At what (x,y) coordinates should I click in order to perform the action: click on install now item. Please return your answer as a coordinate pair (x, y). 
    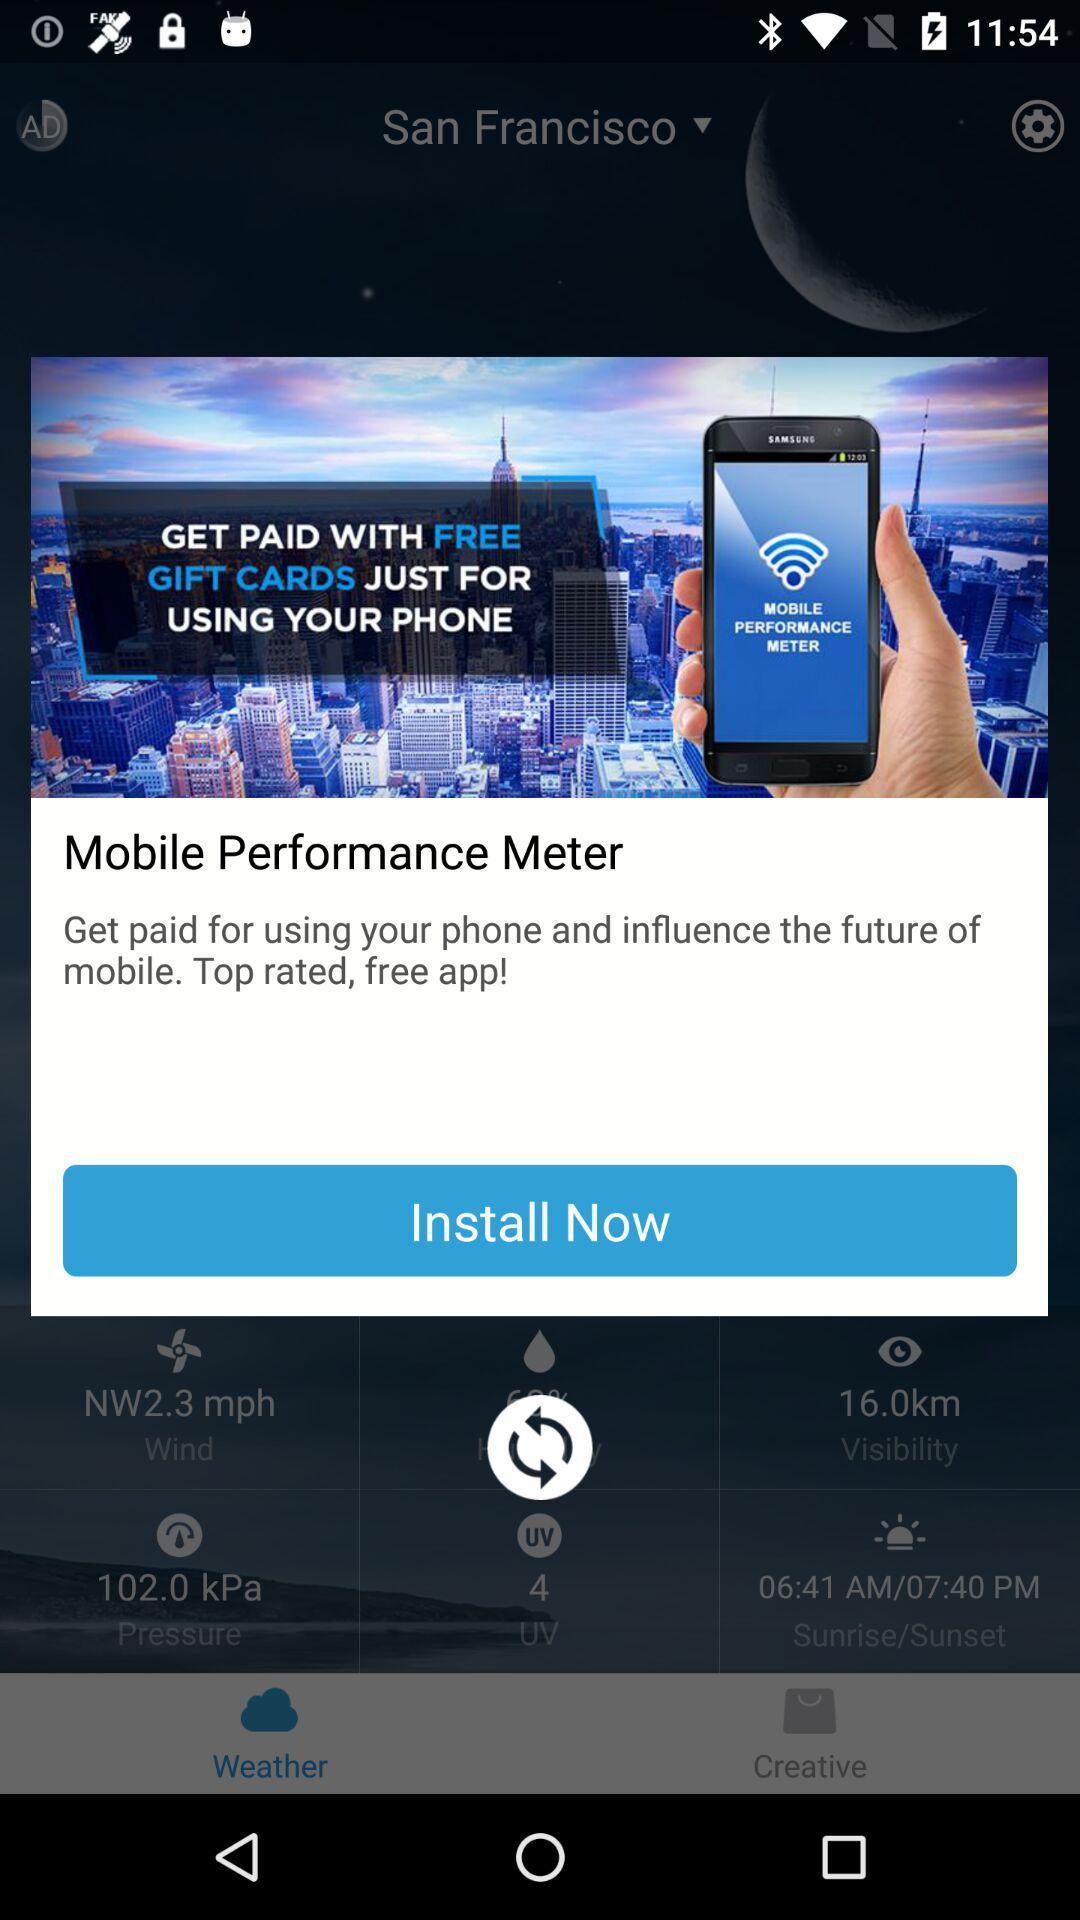
    Looking at the image, I should click on (540, 1219).